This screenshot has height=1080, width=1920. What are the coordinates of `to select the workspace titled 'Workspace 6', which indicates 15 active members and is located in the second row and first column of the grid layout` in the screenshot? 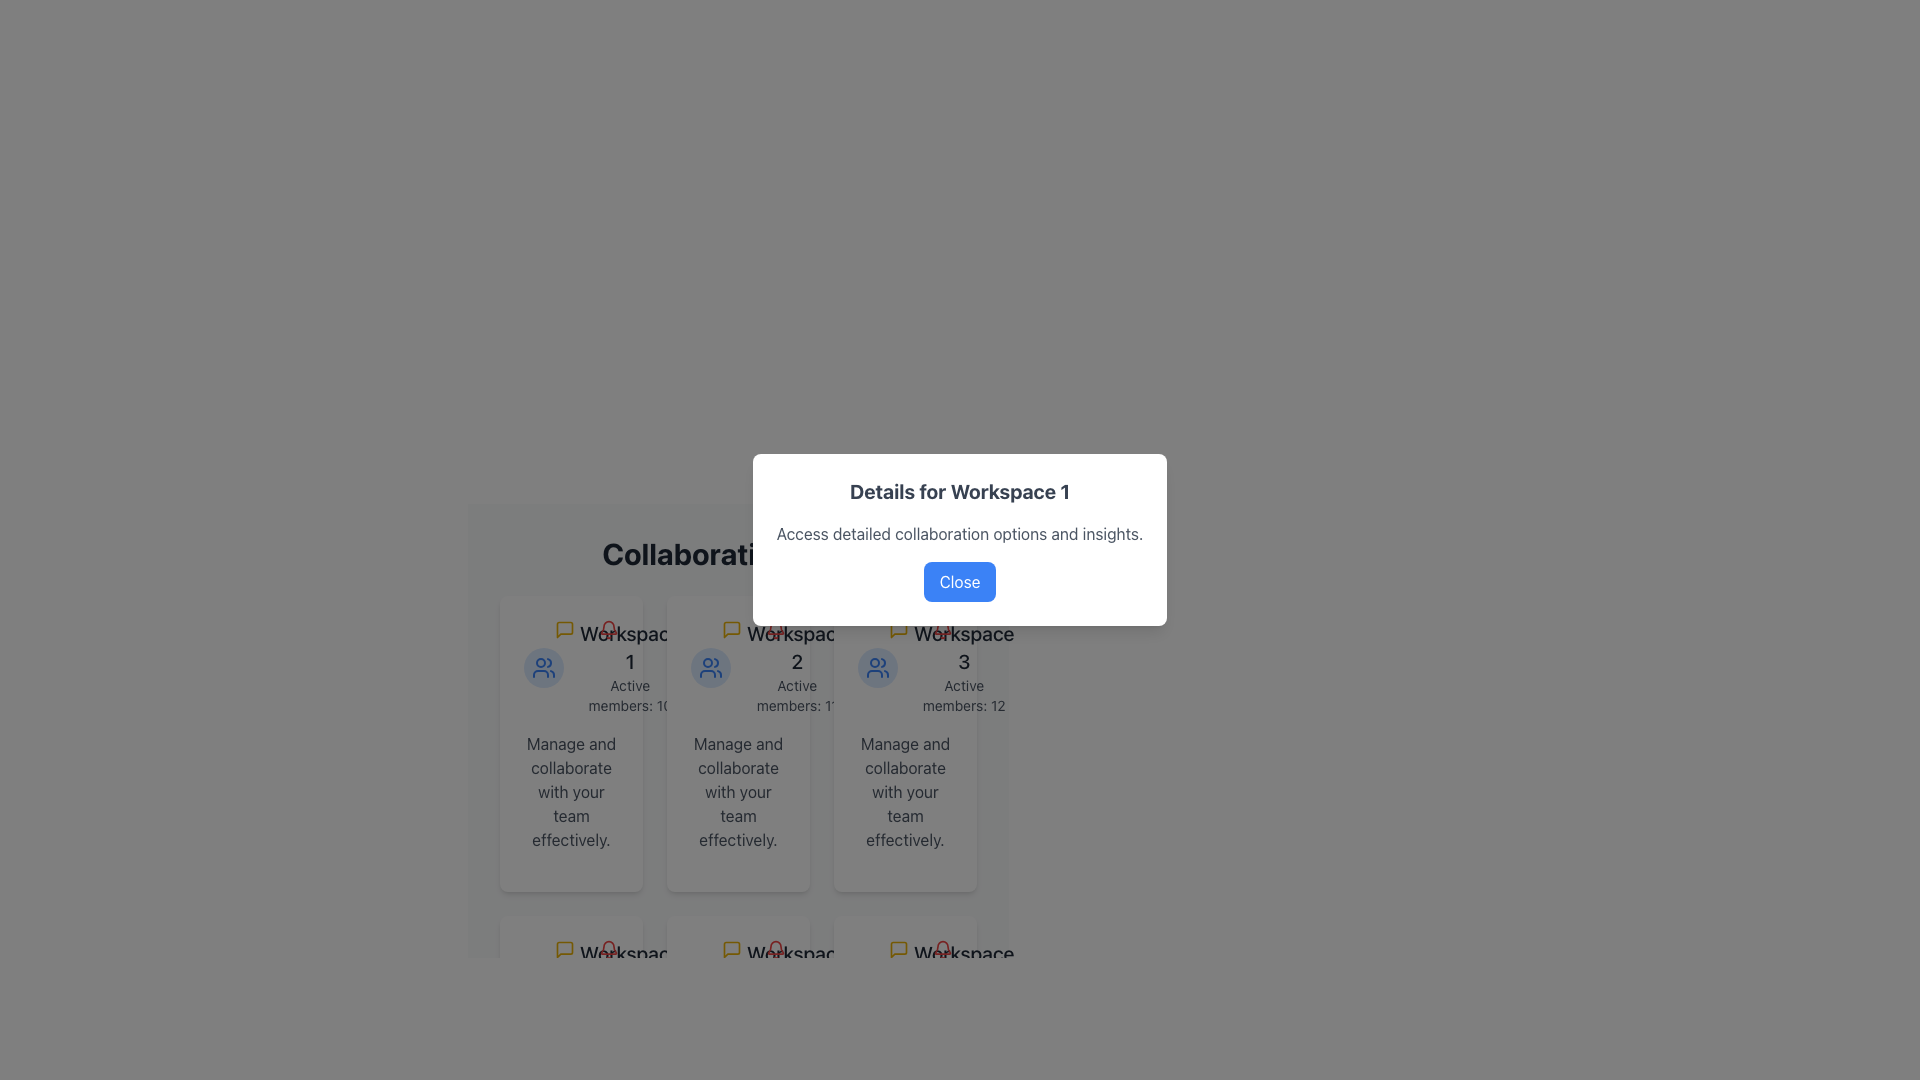 It's located at (904, 986).